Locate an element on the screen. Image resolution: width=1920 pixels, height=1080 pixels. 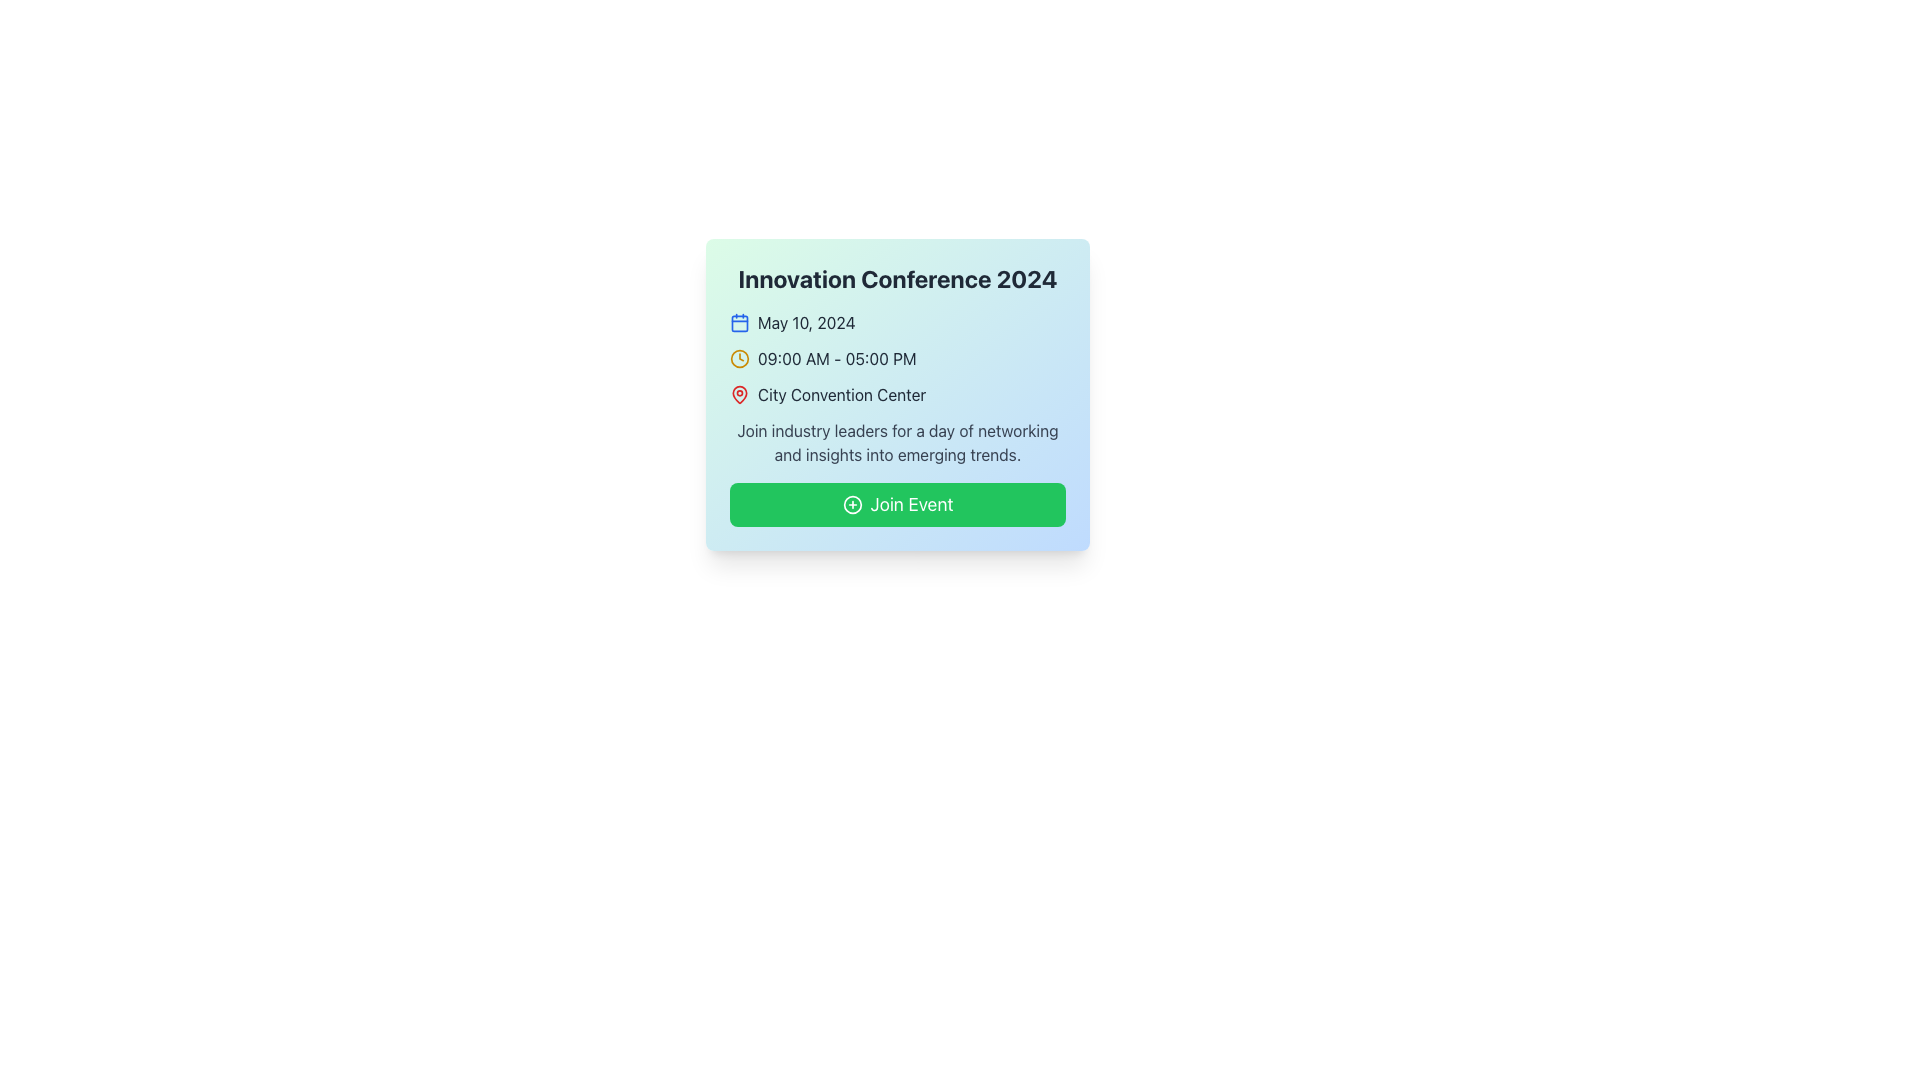
the clock icon located in the middle row of the event card, which is aligned to the left of the text '09:00 AM - 05:00 PM' is located at coordinates (738, 357).